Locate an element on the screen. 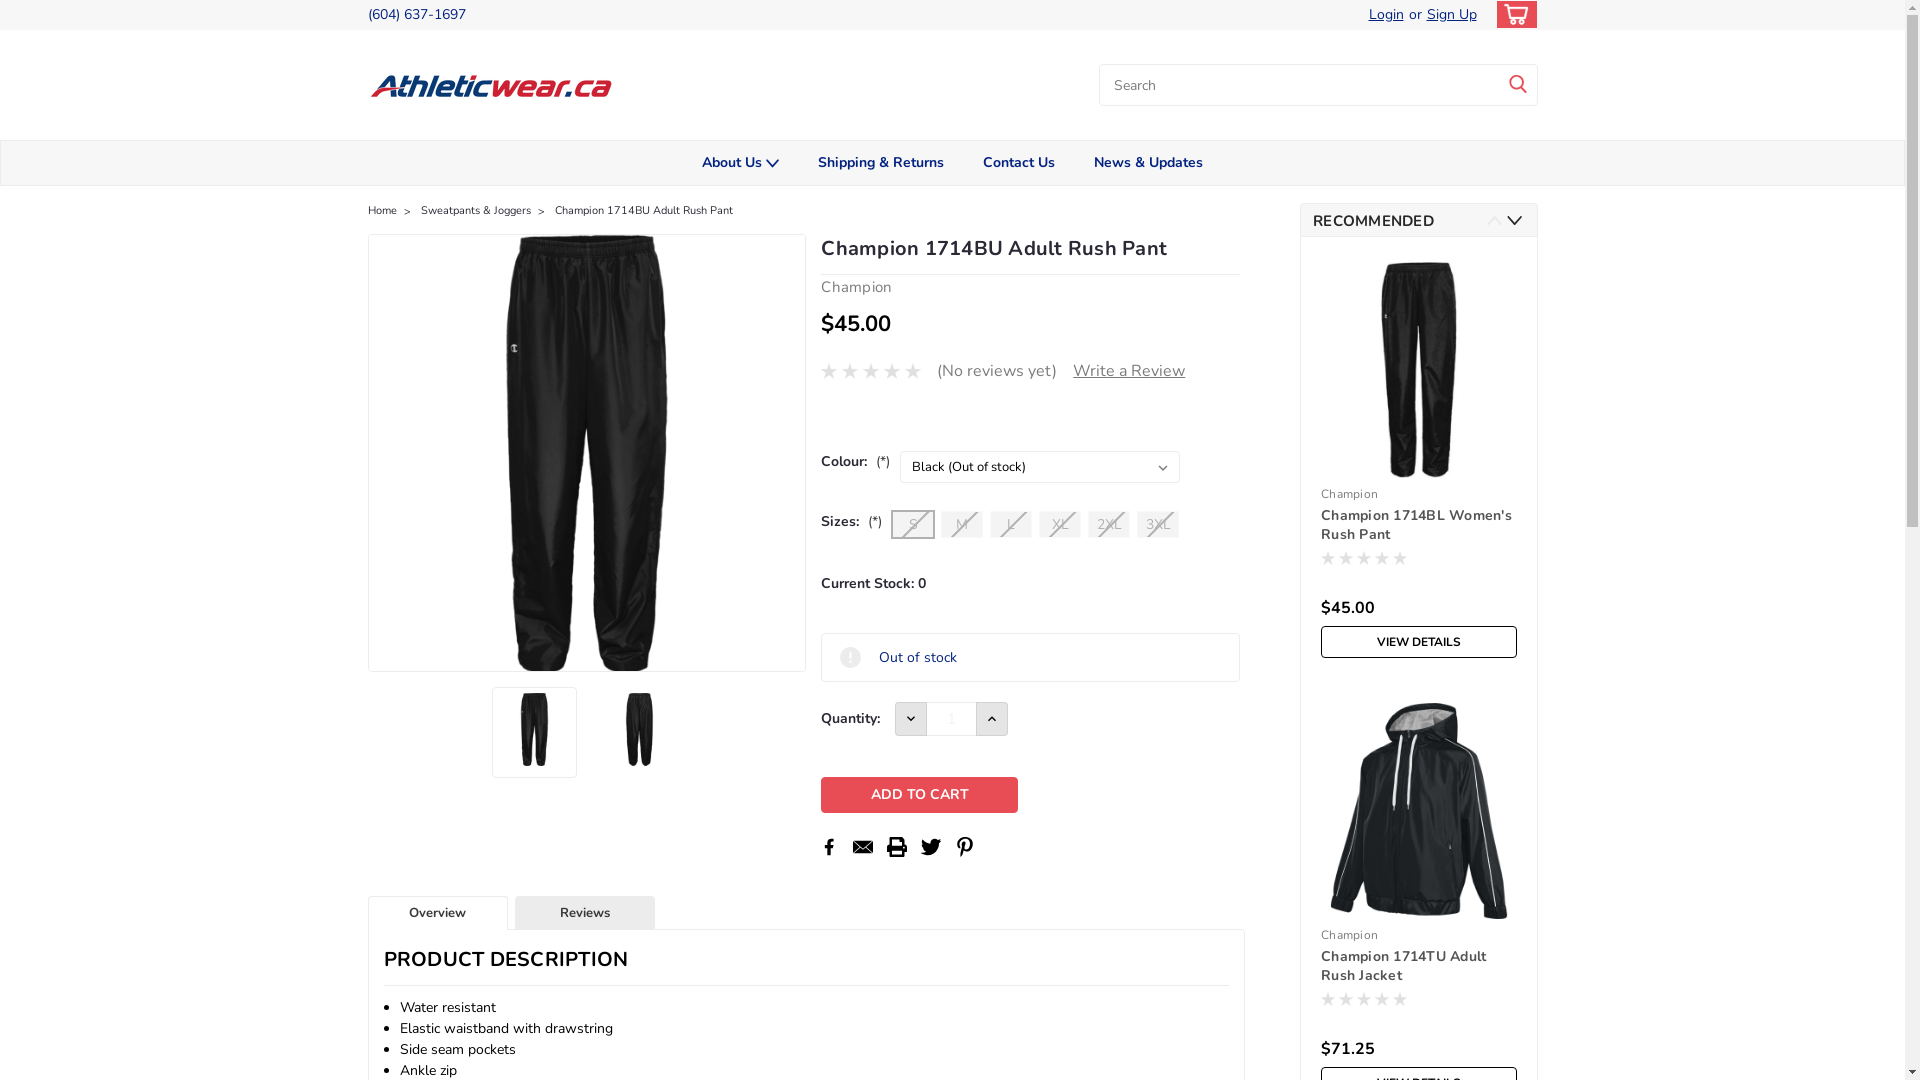 This screenshot has height=1080, width=1920. 'Champion 1714BU Adult Rush Pant' is located at coordinates (643, 210).